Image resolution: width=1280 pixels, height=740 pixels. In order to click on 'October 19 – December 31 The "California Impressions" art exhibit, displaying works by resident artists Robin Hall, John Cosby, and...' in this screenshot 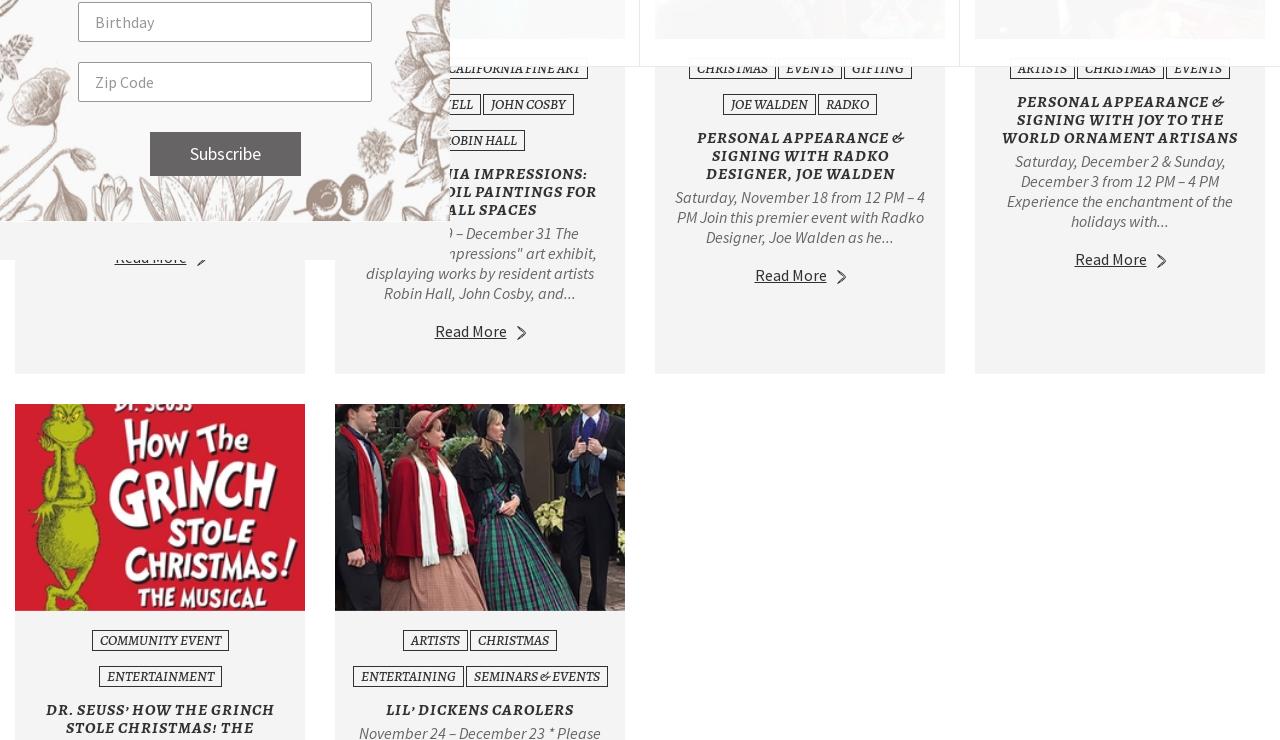, I will do `click(478, 261)`.